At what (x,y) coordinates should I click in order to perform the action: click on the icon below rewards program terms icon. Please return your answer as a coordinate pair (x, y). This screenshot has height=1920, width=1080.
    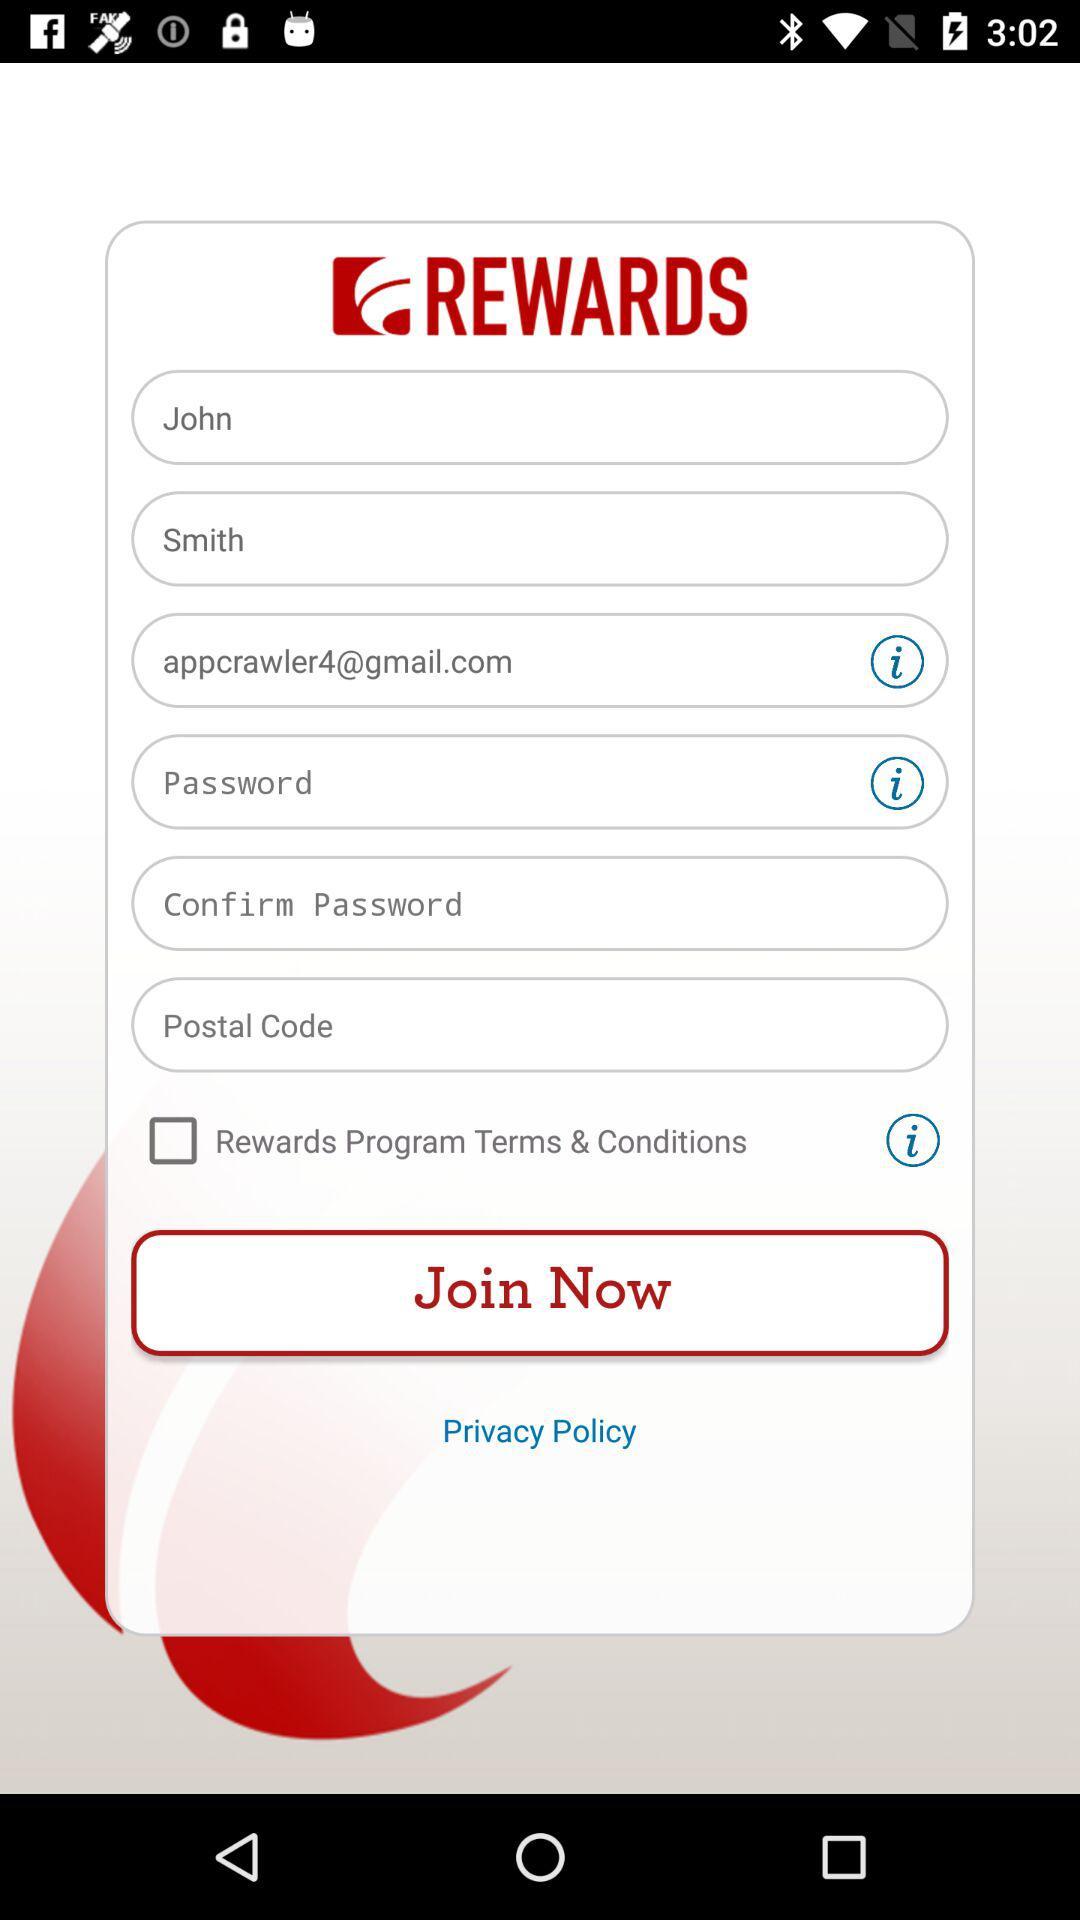
    Looking at the image, I should click on (540, 1292).